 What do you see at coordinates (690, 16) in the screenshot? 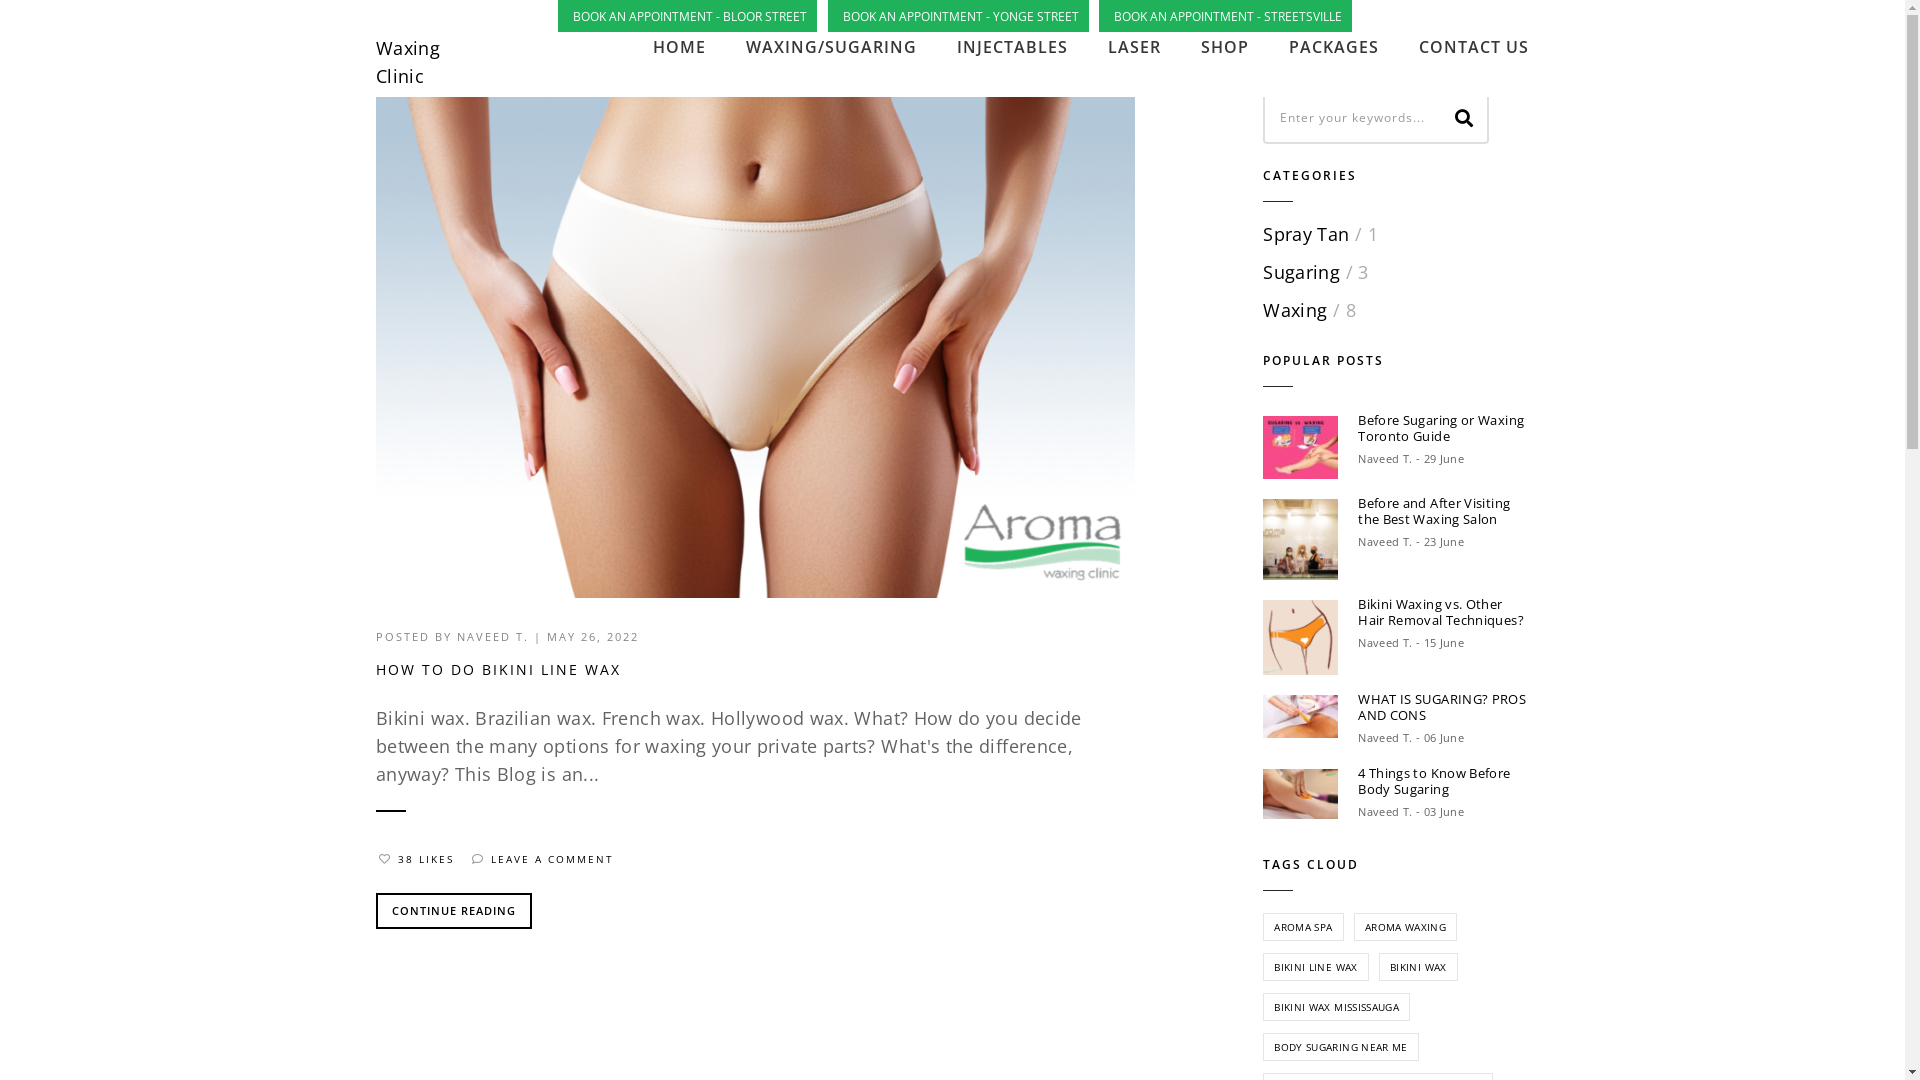
I see `'BOOK AN APPOINTMENT BLOOR STREET'` at bounding box center [690, 16].